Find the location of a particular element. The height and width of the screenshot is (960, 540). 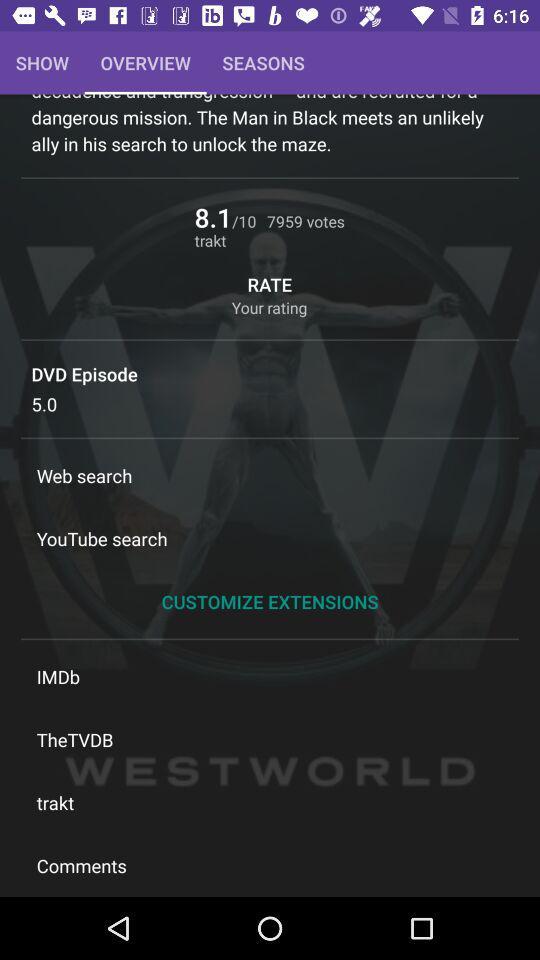

the icon above trakt is located at coordinates (270, 738).